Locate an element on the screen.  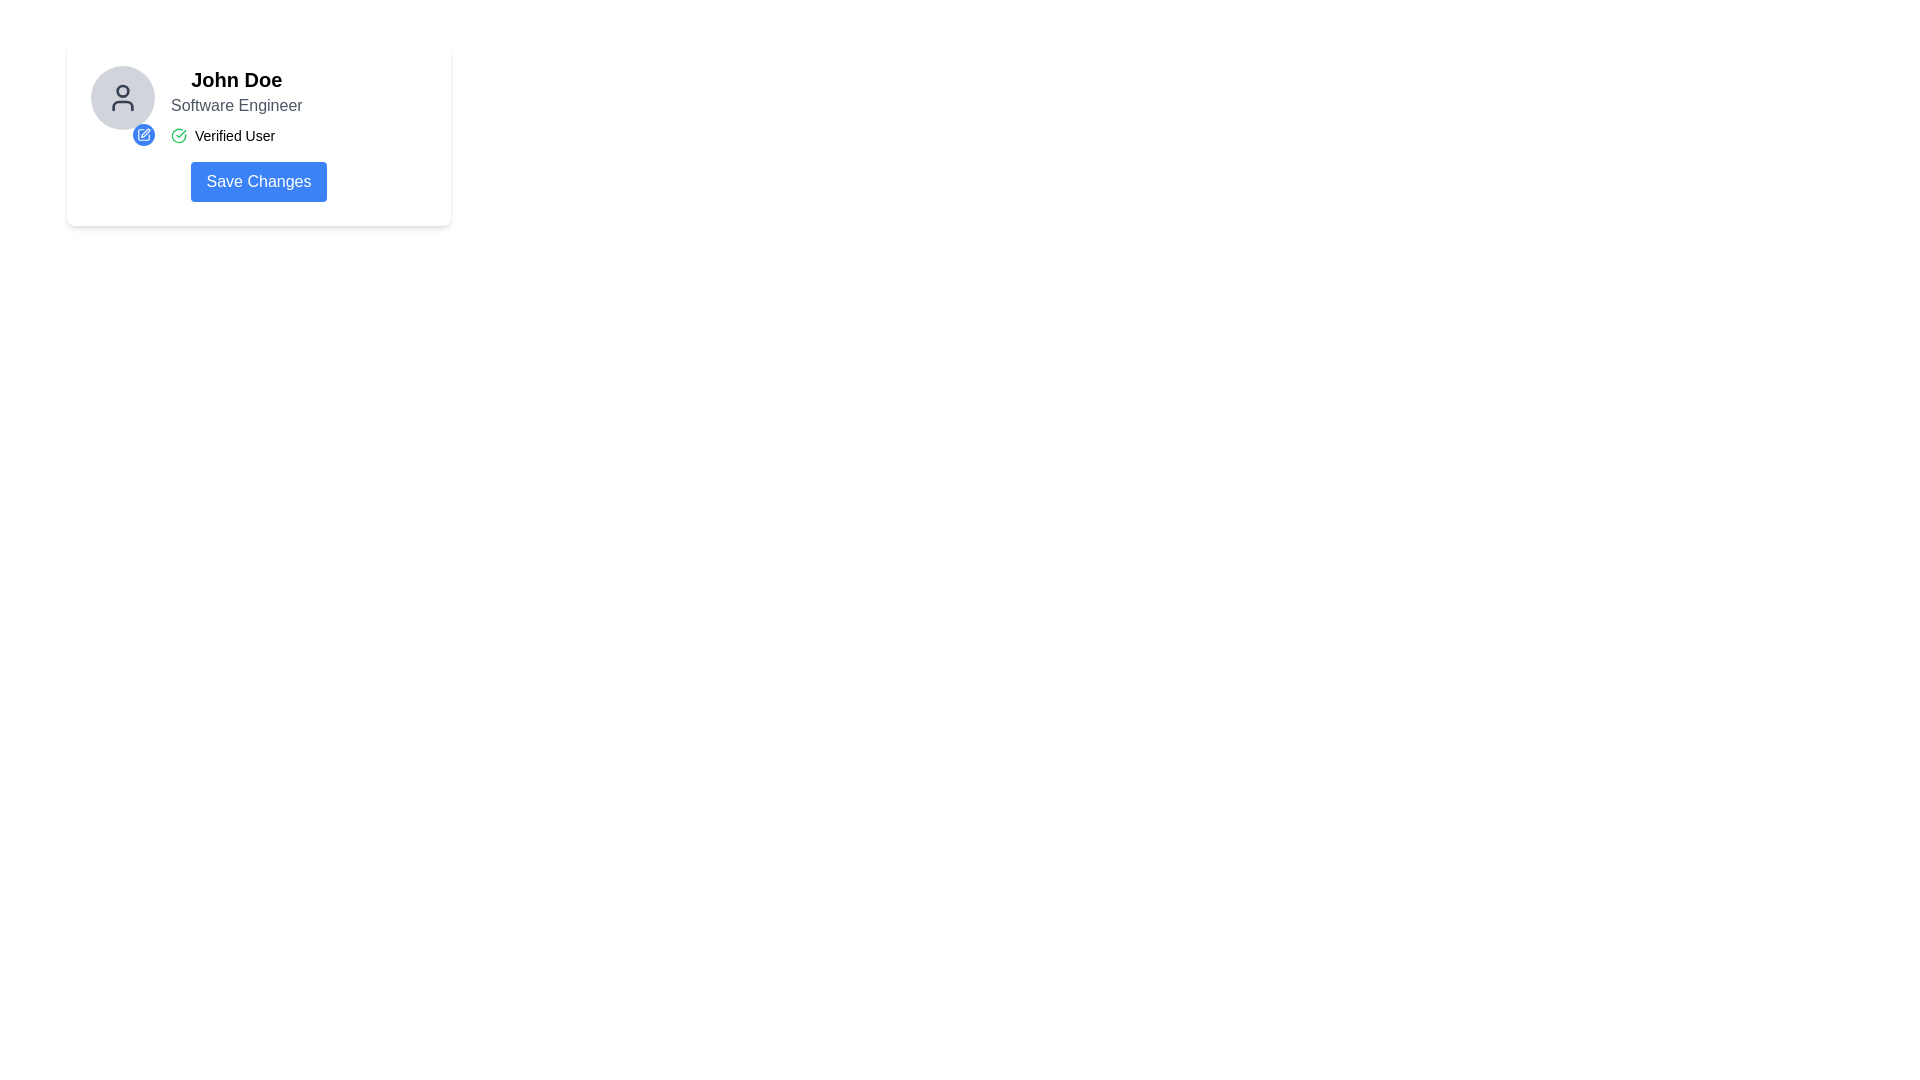
the Graphical Avatar Placeholder is located at coordinates (122, 97).